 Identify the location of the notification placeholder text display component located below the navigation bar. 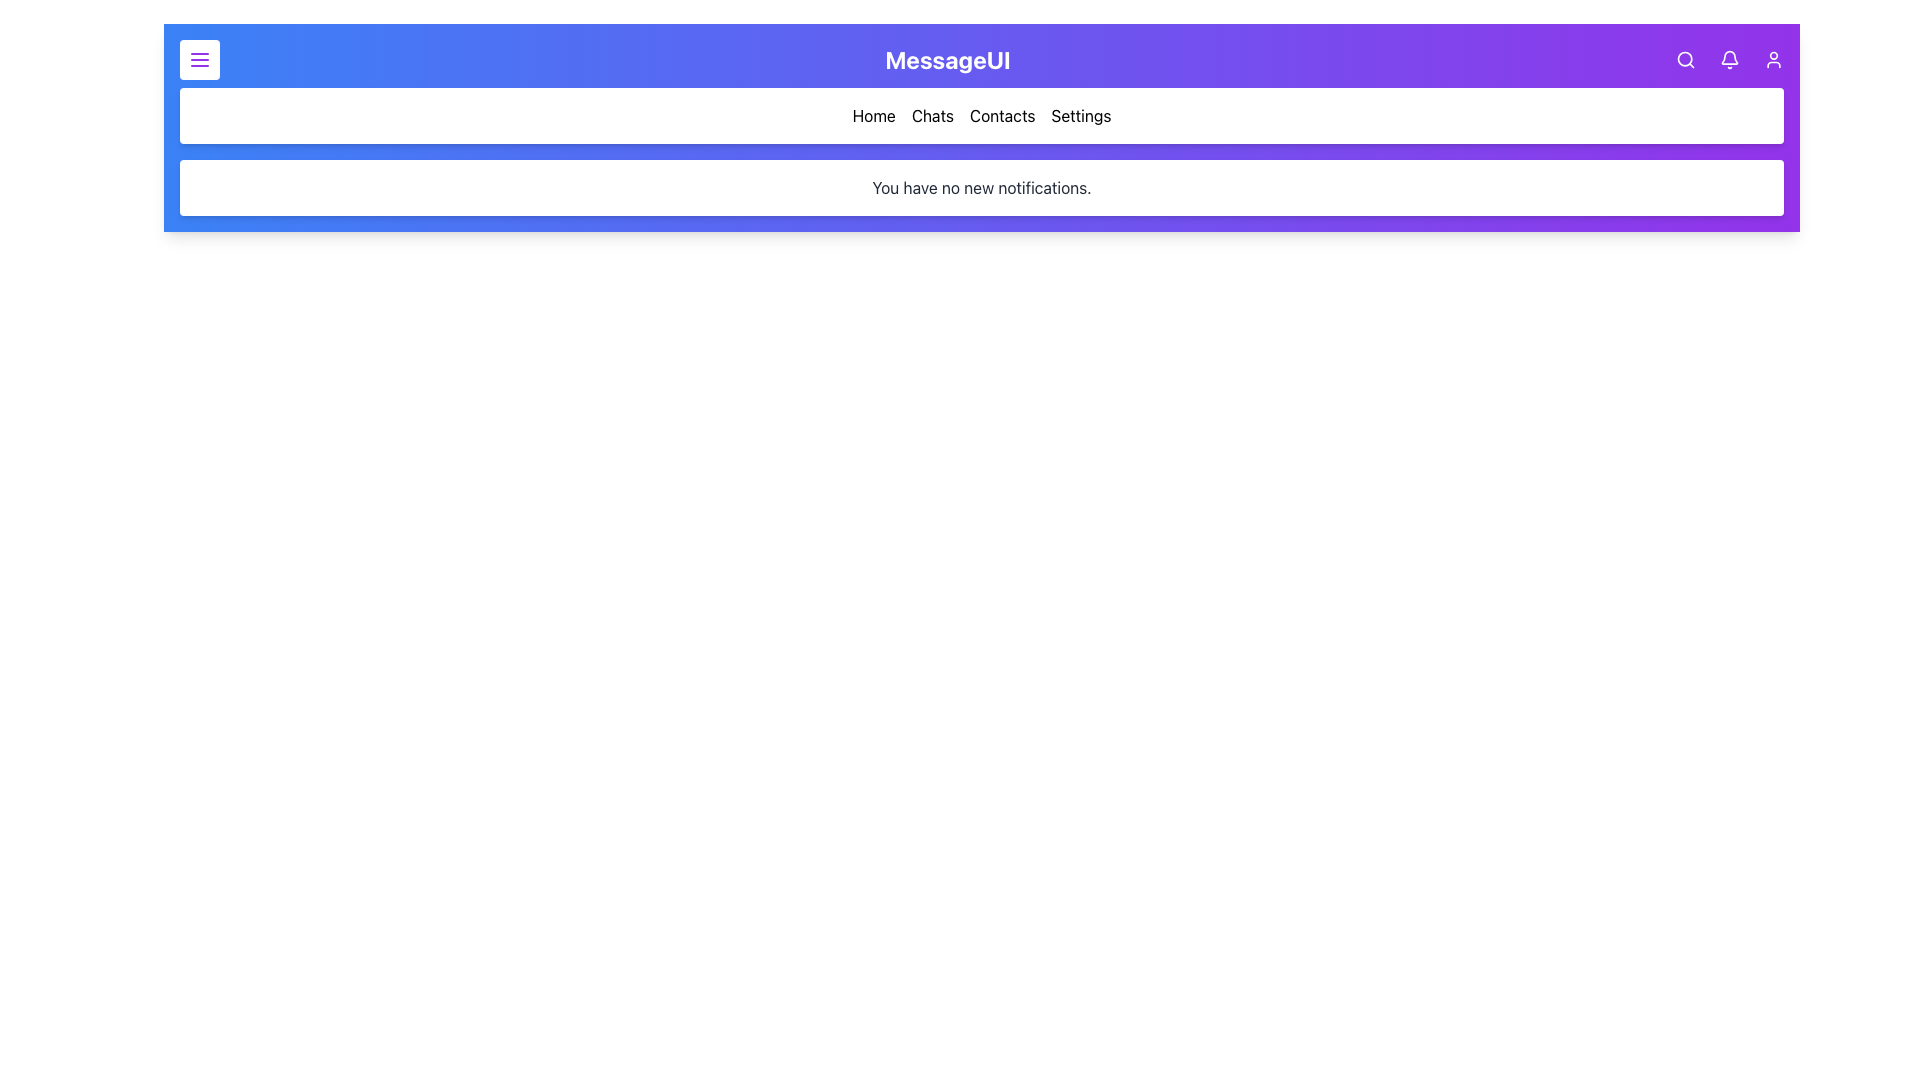
(982, 188).